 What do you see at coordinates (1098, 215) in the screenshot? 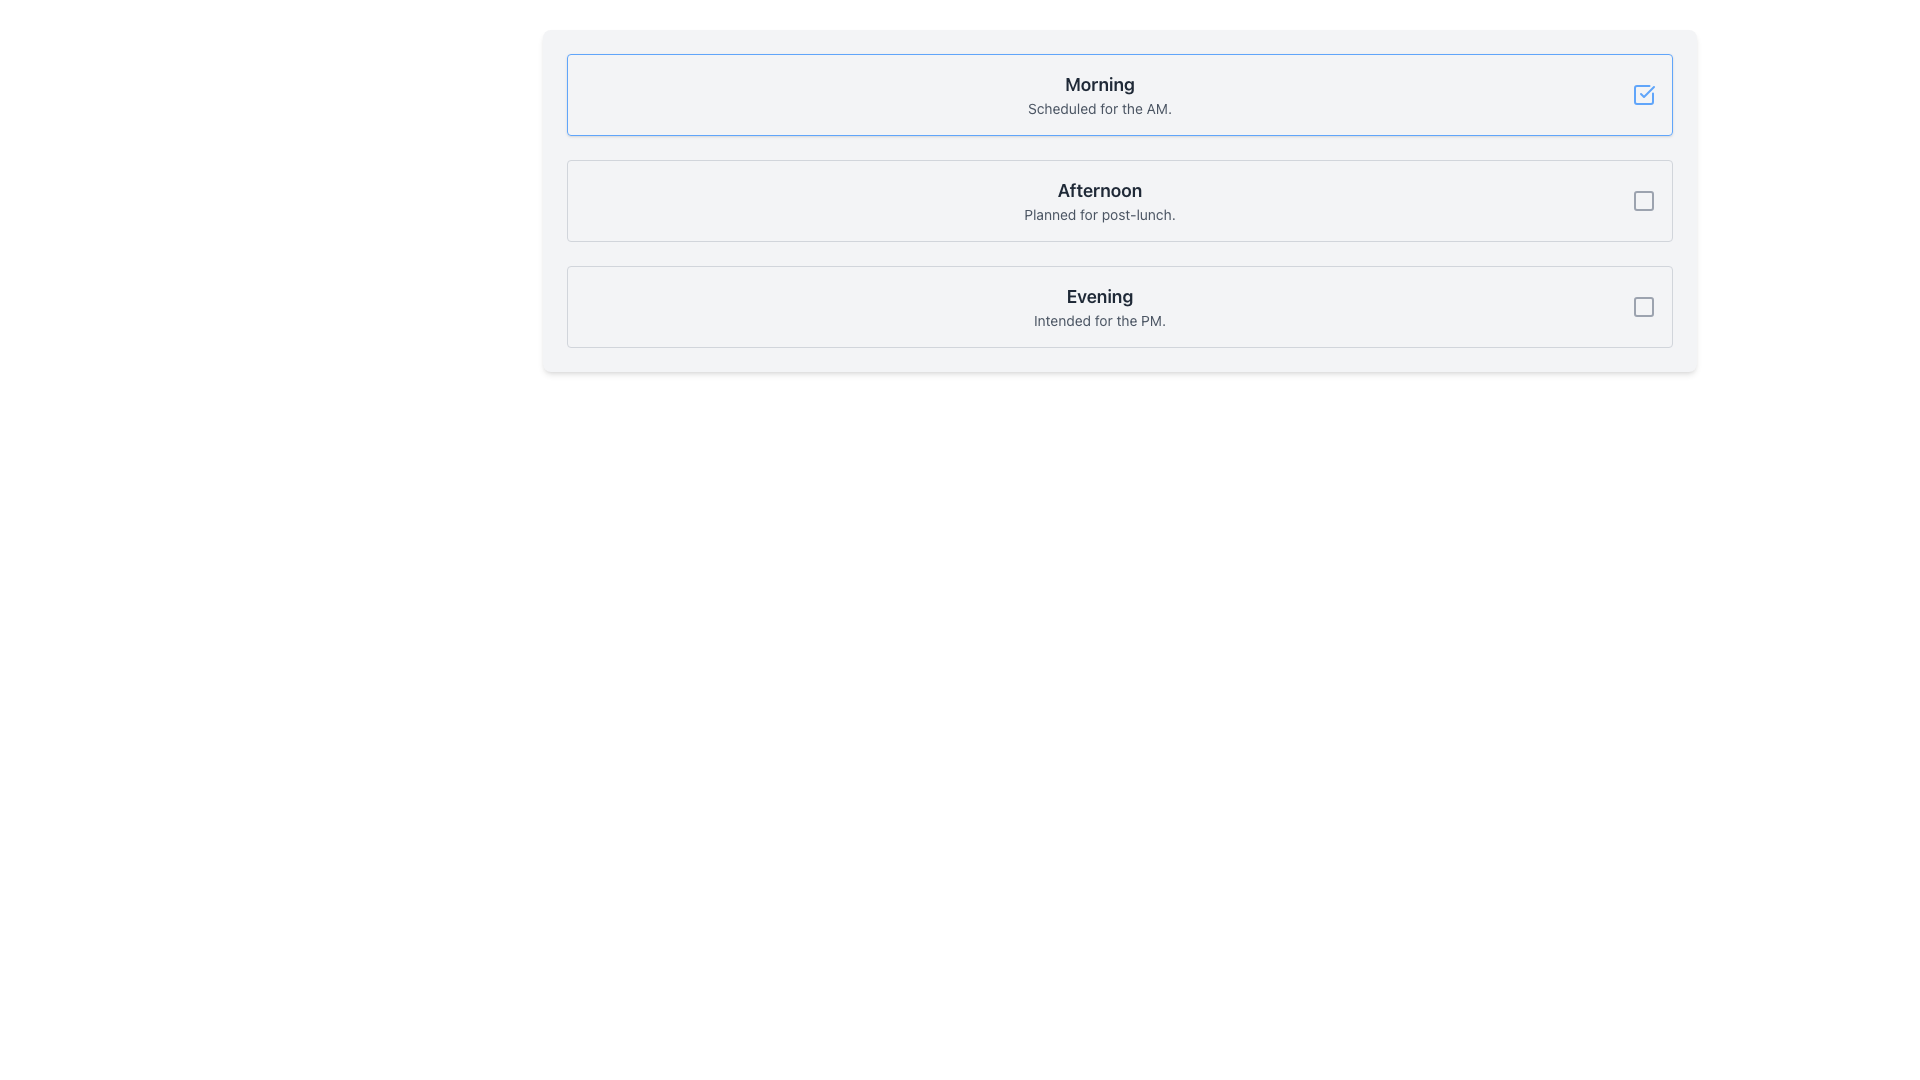
I see `the static text element that provides additional context for the 'Afternoon' section, located directly below the 'Afternoon' title in the structured list` at bounding box center [1098, 215].